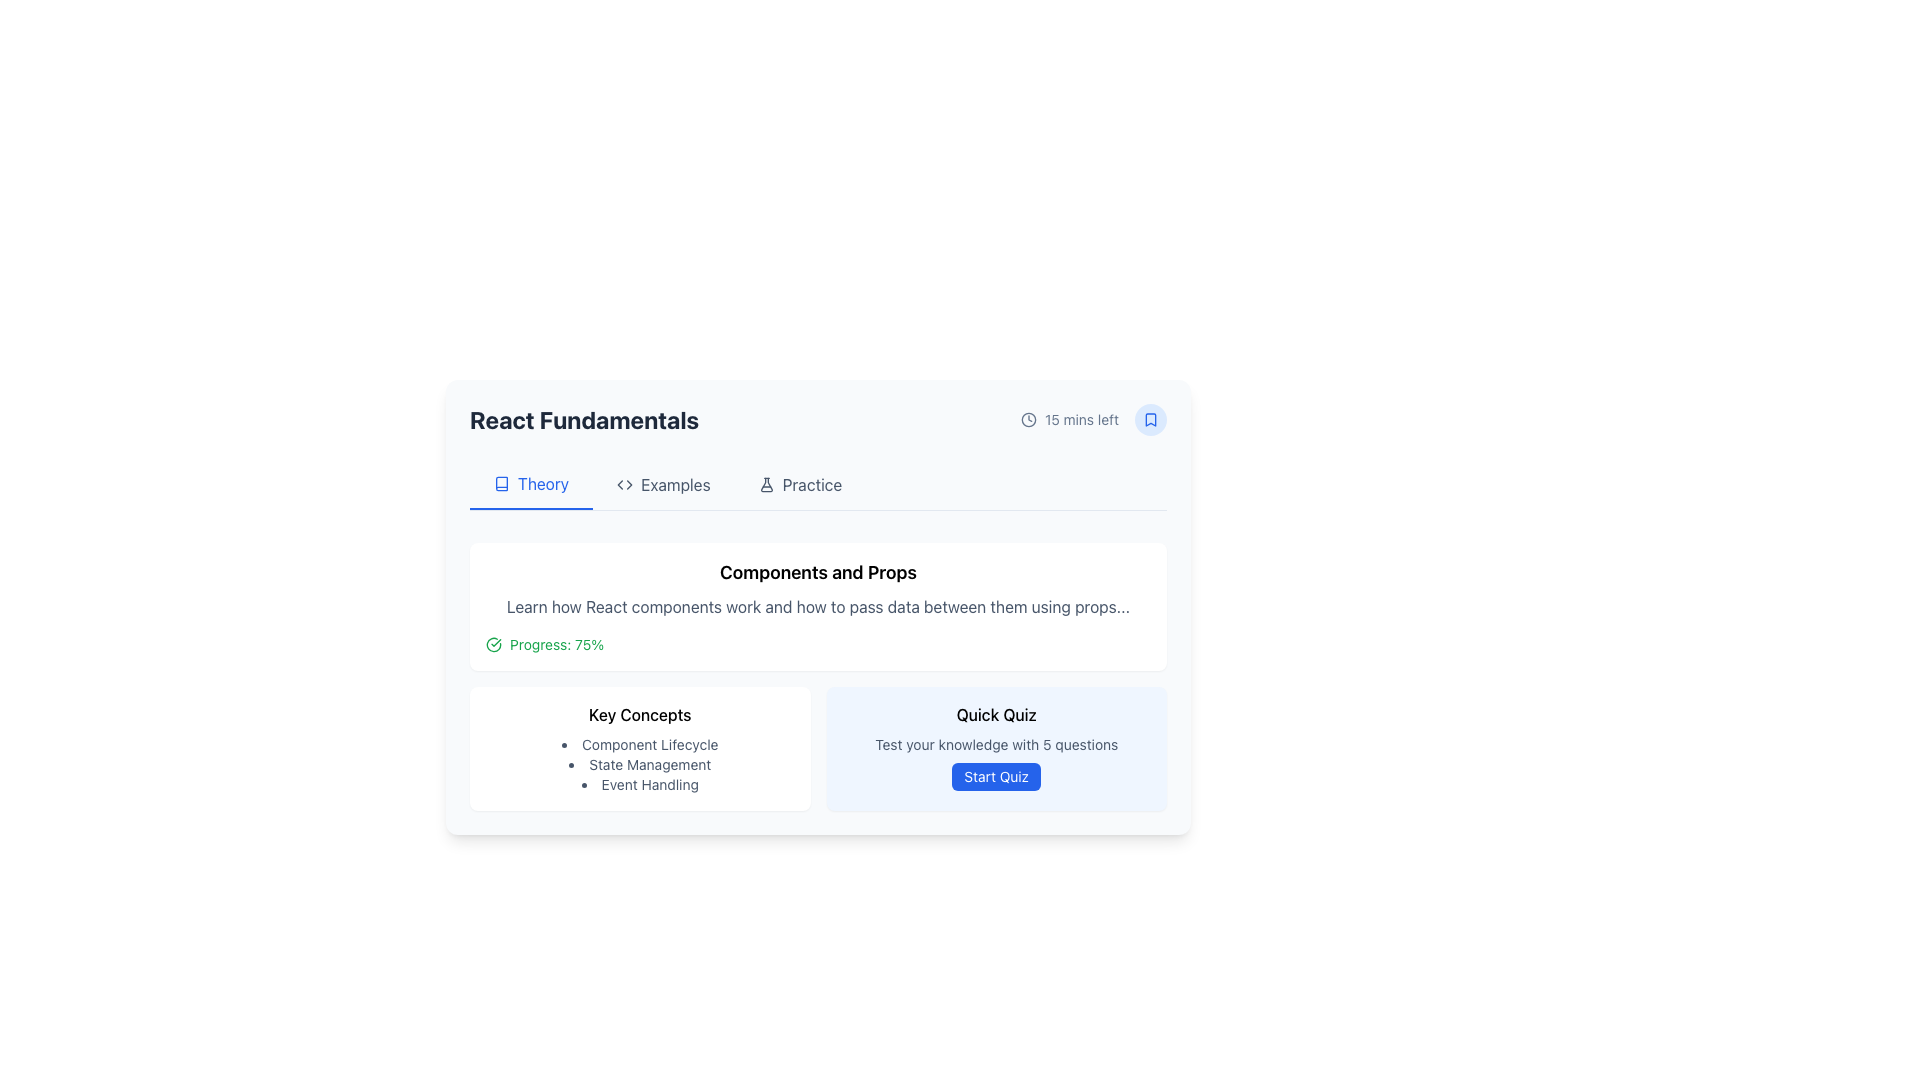  What do you see at coordinates (818, 605) in the screenshot?
I see `information presented on the first informational card in the 'React Fundamentals' section, which summarizes React components and props and shows a progress completion of 75%` at bounding box center [818, 605].